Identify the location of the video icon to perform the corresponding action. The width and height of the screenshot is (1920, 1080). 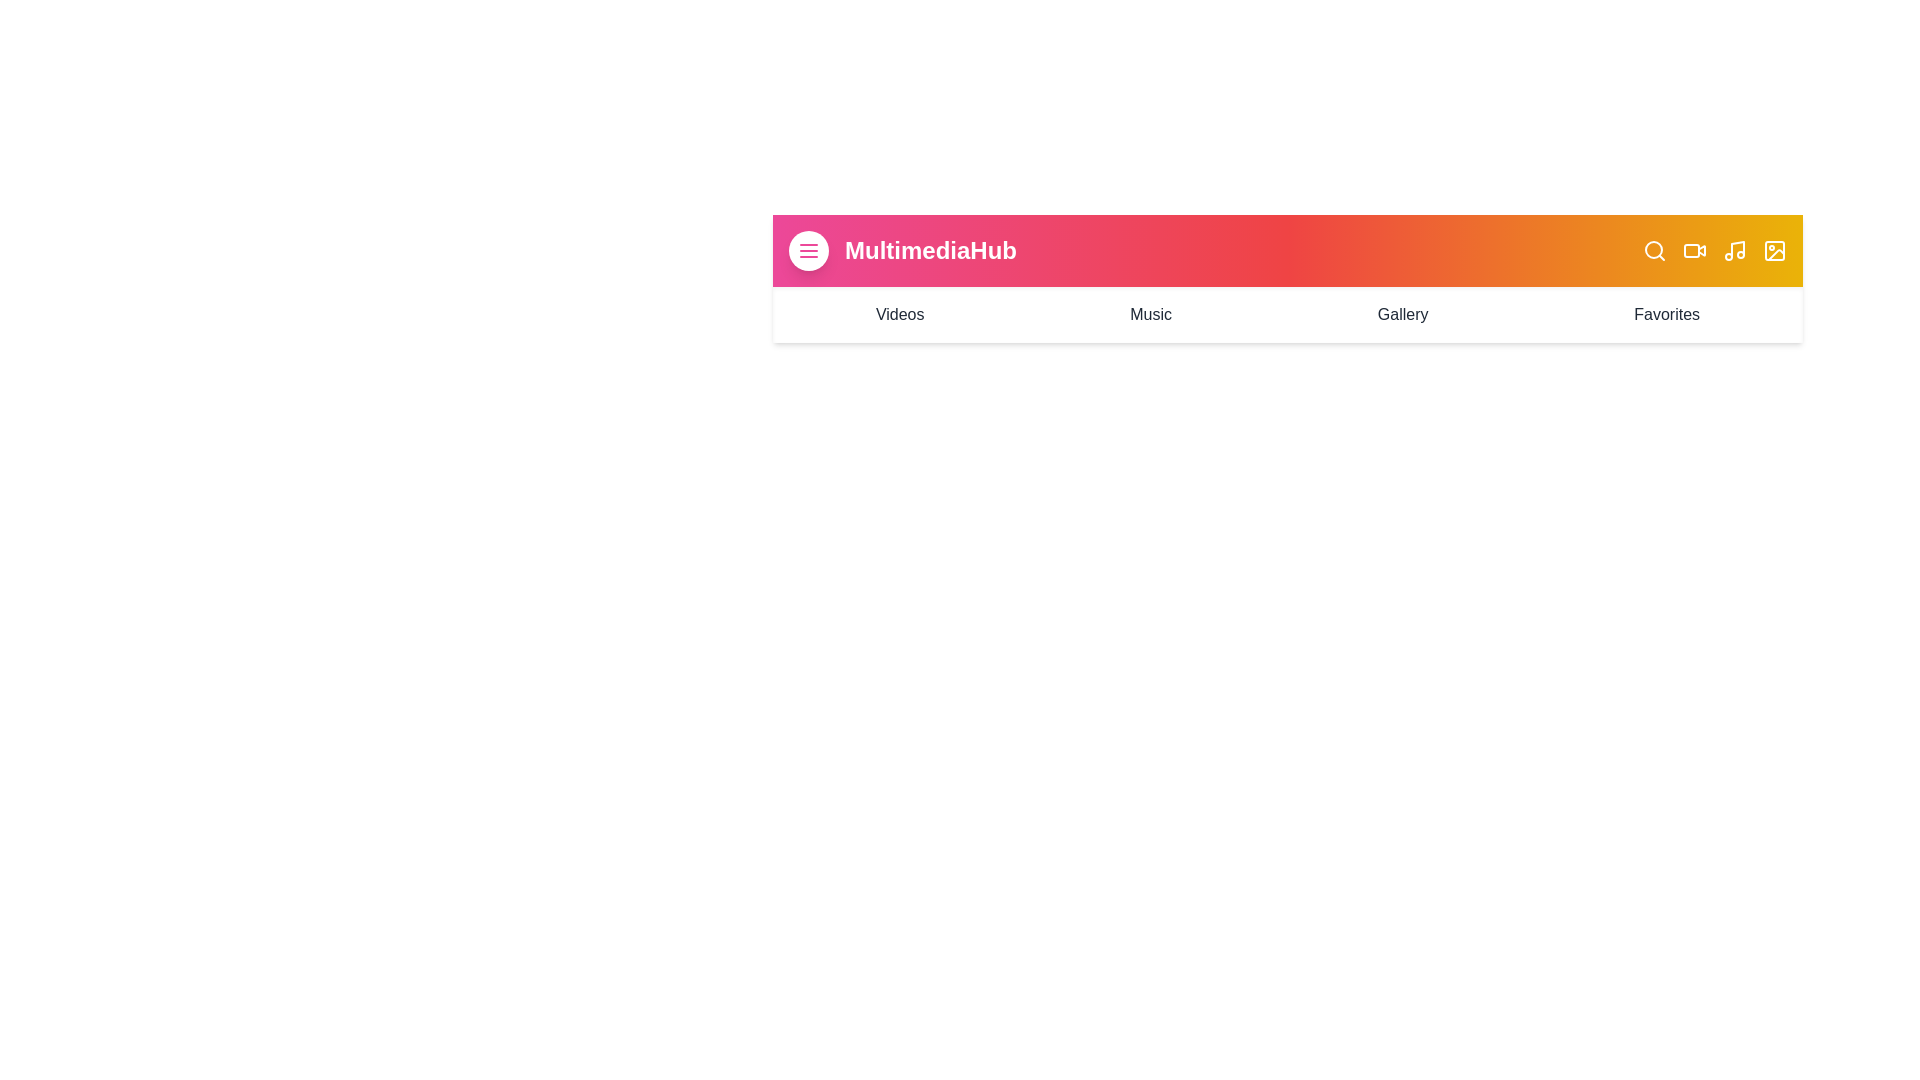
(1693, 249).